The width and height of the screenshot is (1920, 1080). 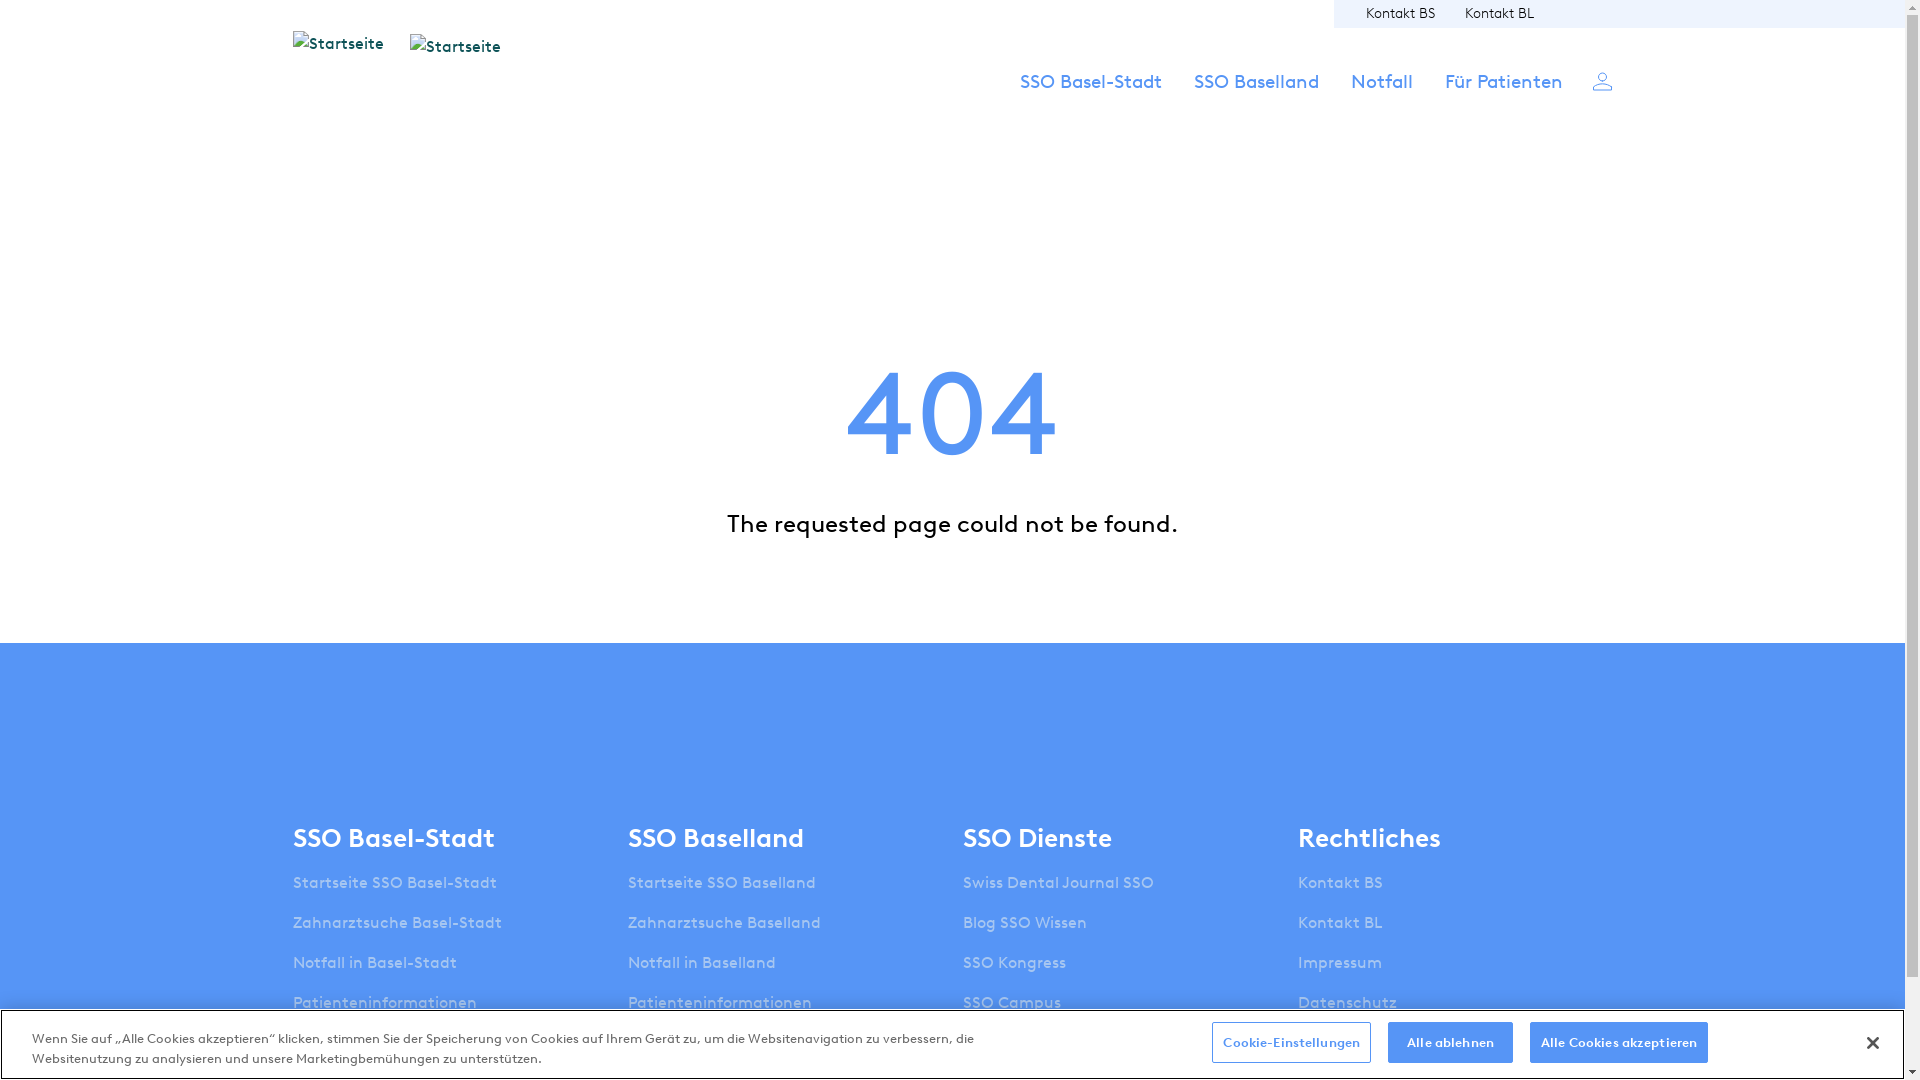 What do you see at coordinates (701, 962) in the screenshot?
I see `'Notfall in Baselland'` at bounding box center [701, 962].